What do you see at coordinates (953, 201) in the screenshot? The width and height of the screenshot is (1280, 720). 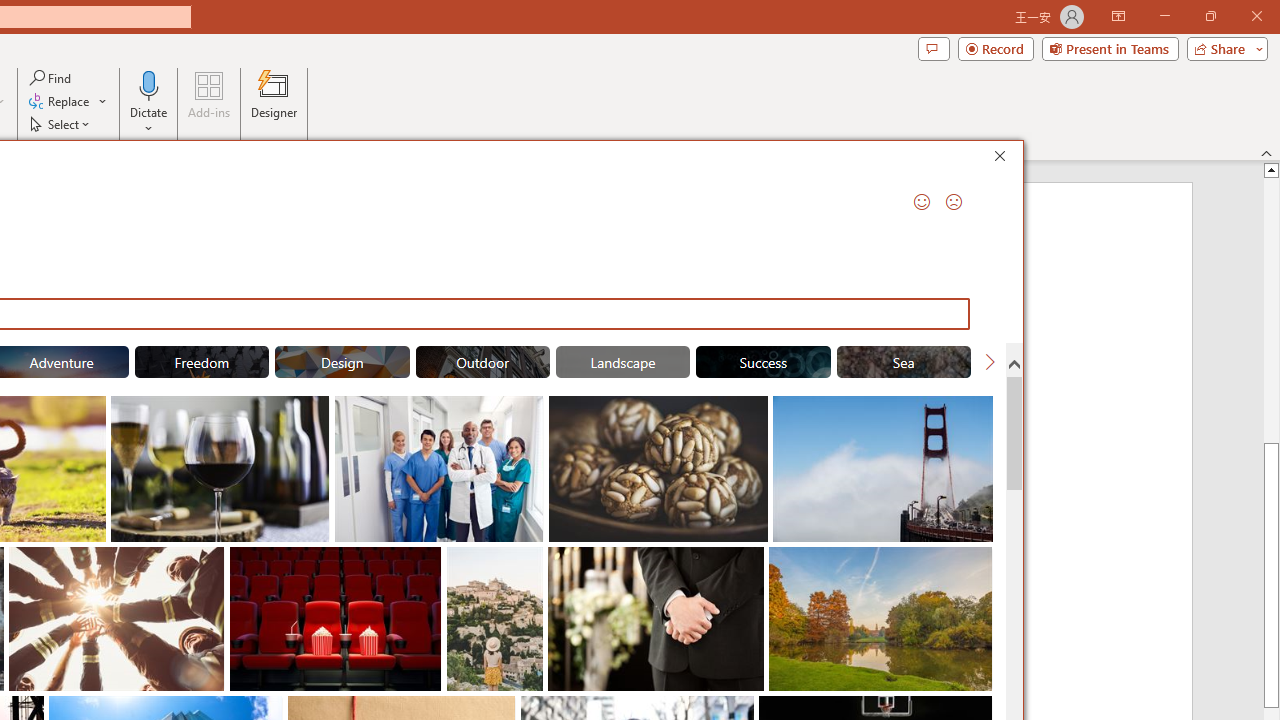 I see `'Send a Frown'` at bounding box center [953, 201].